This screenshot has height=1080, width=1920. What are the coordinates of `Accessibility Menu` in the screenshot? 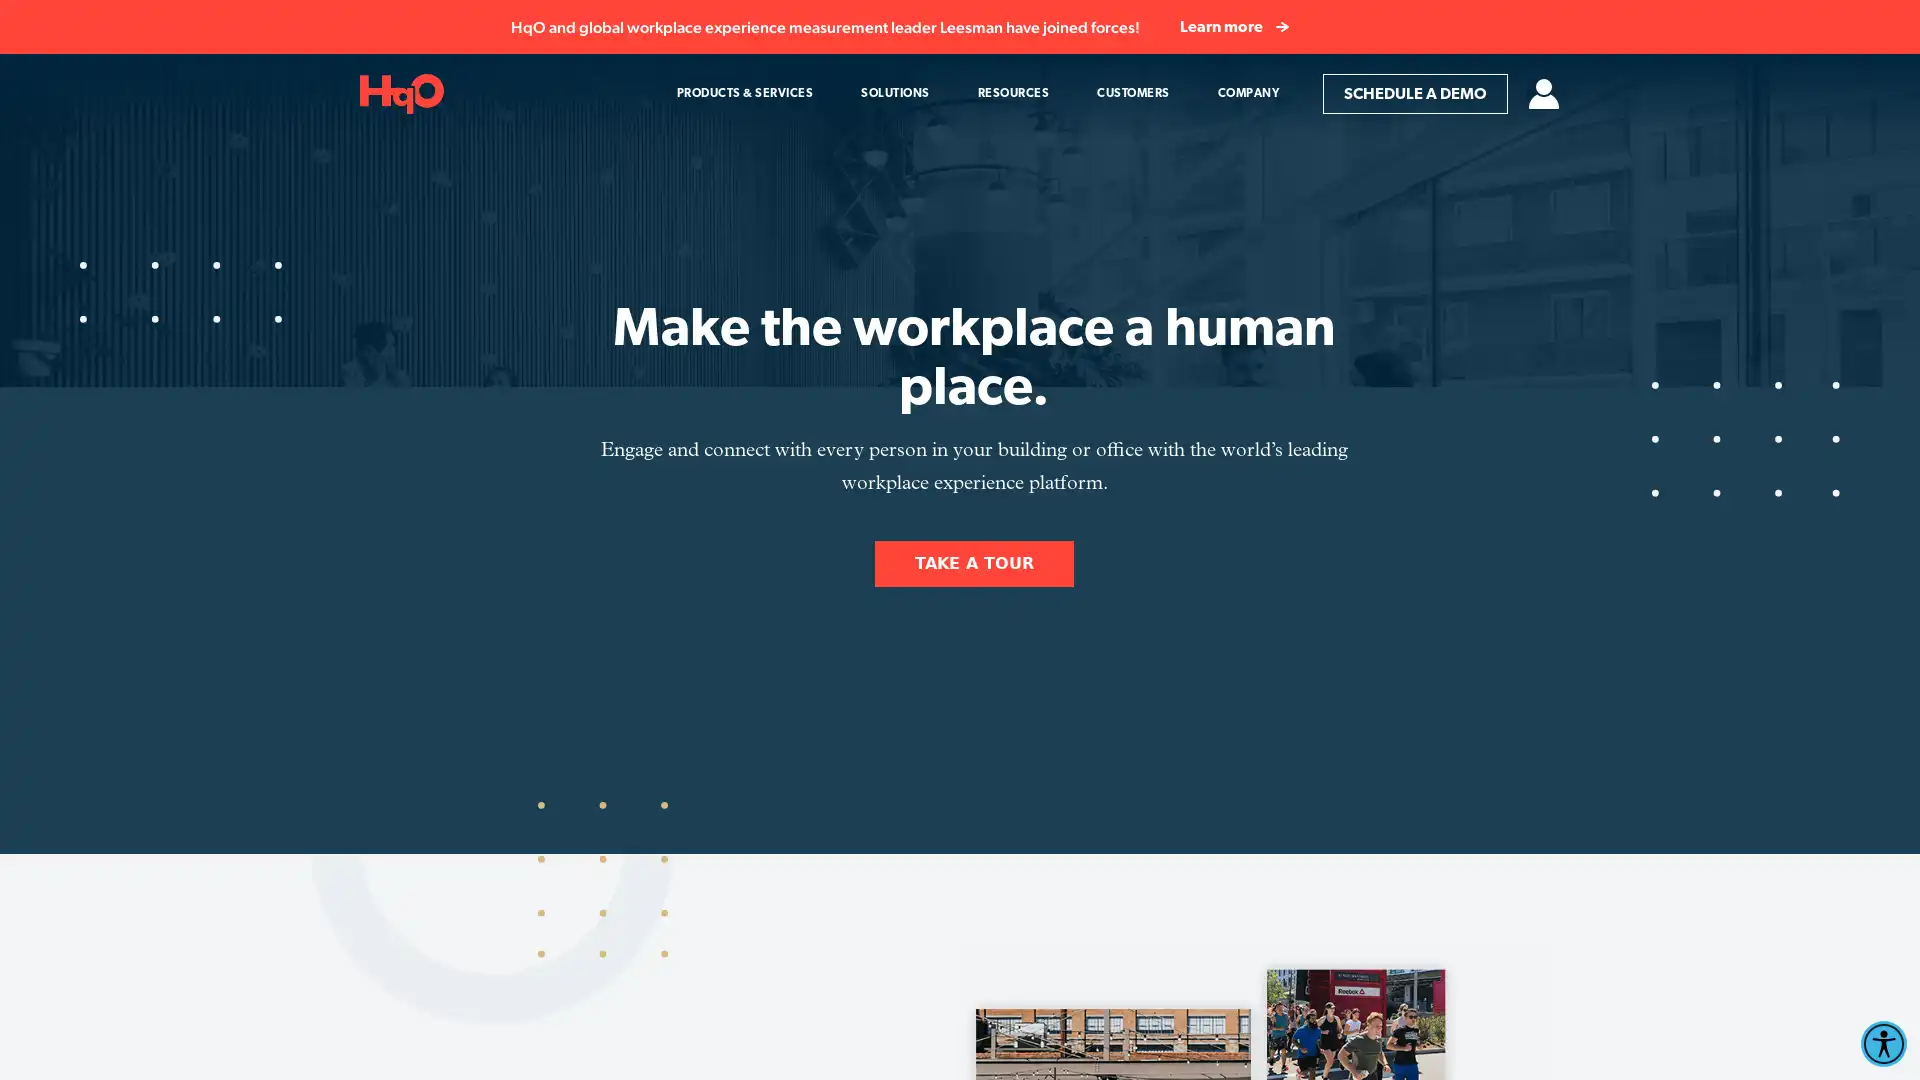 It's located at (1882, 1043).